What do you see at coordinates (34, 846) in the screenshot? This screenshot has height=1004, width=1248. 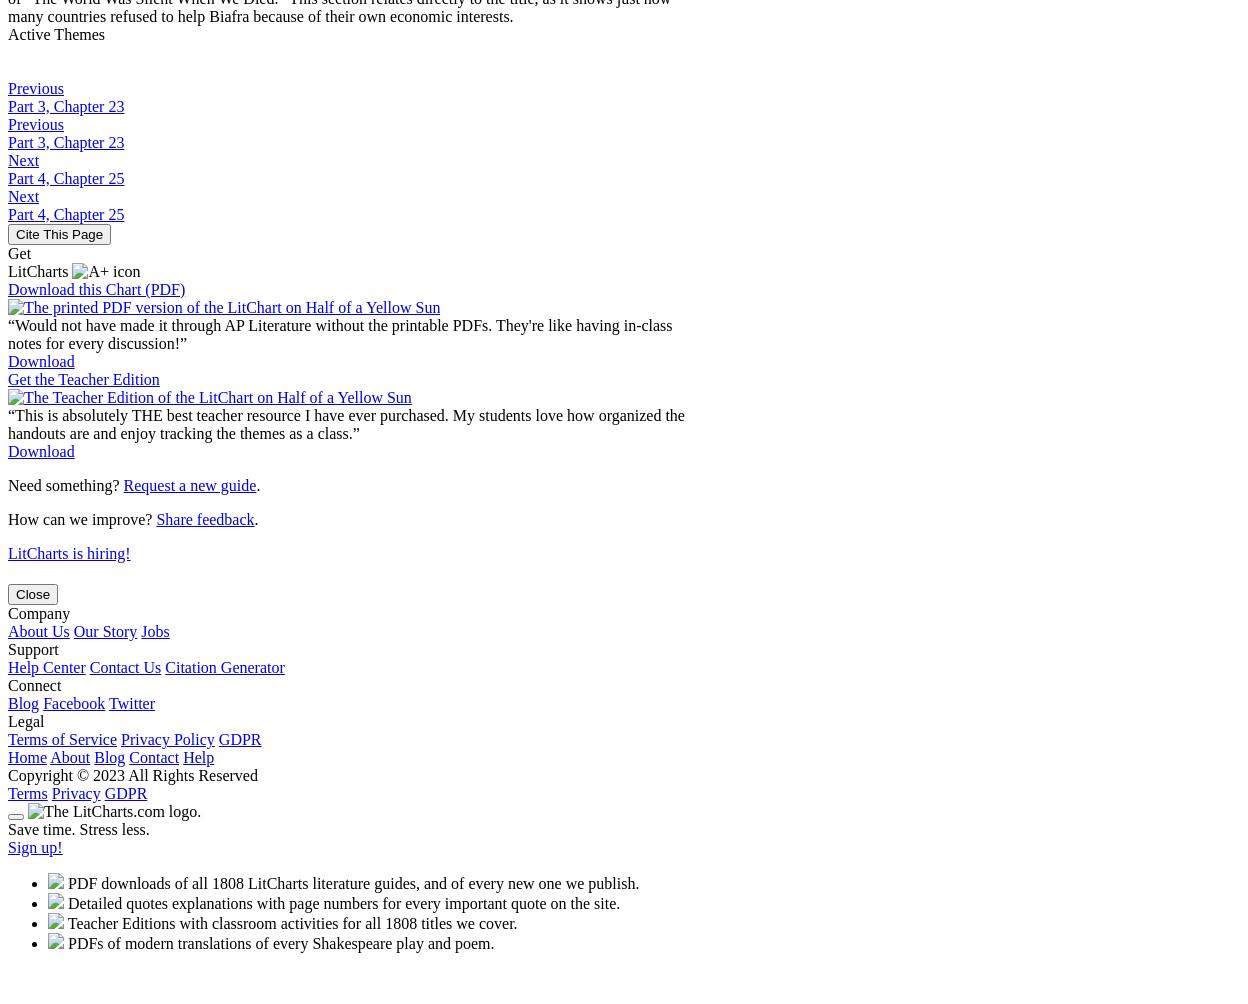 I see `'Sign up!'` at bounding box center [34, 846].